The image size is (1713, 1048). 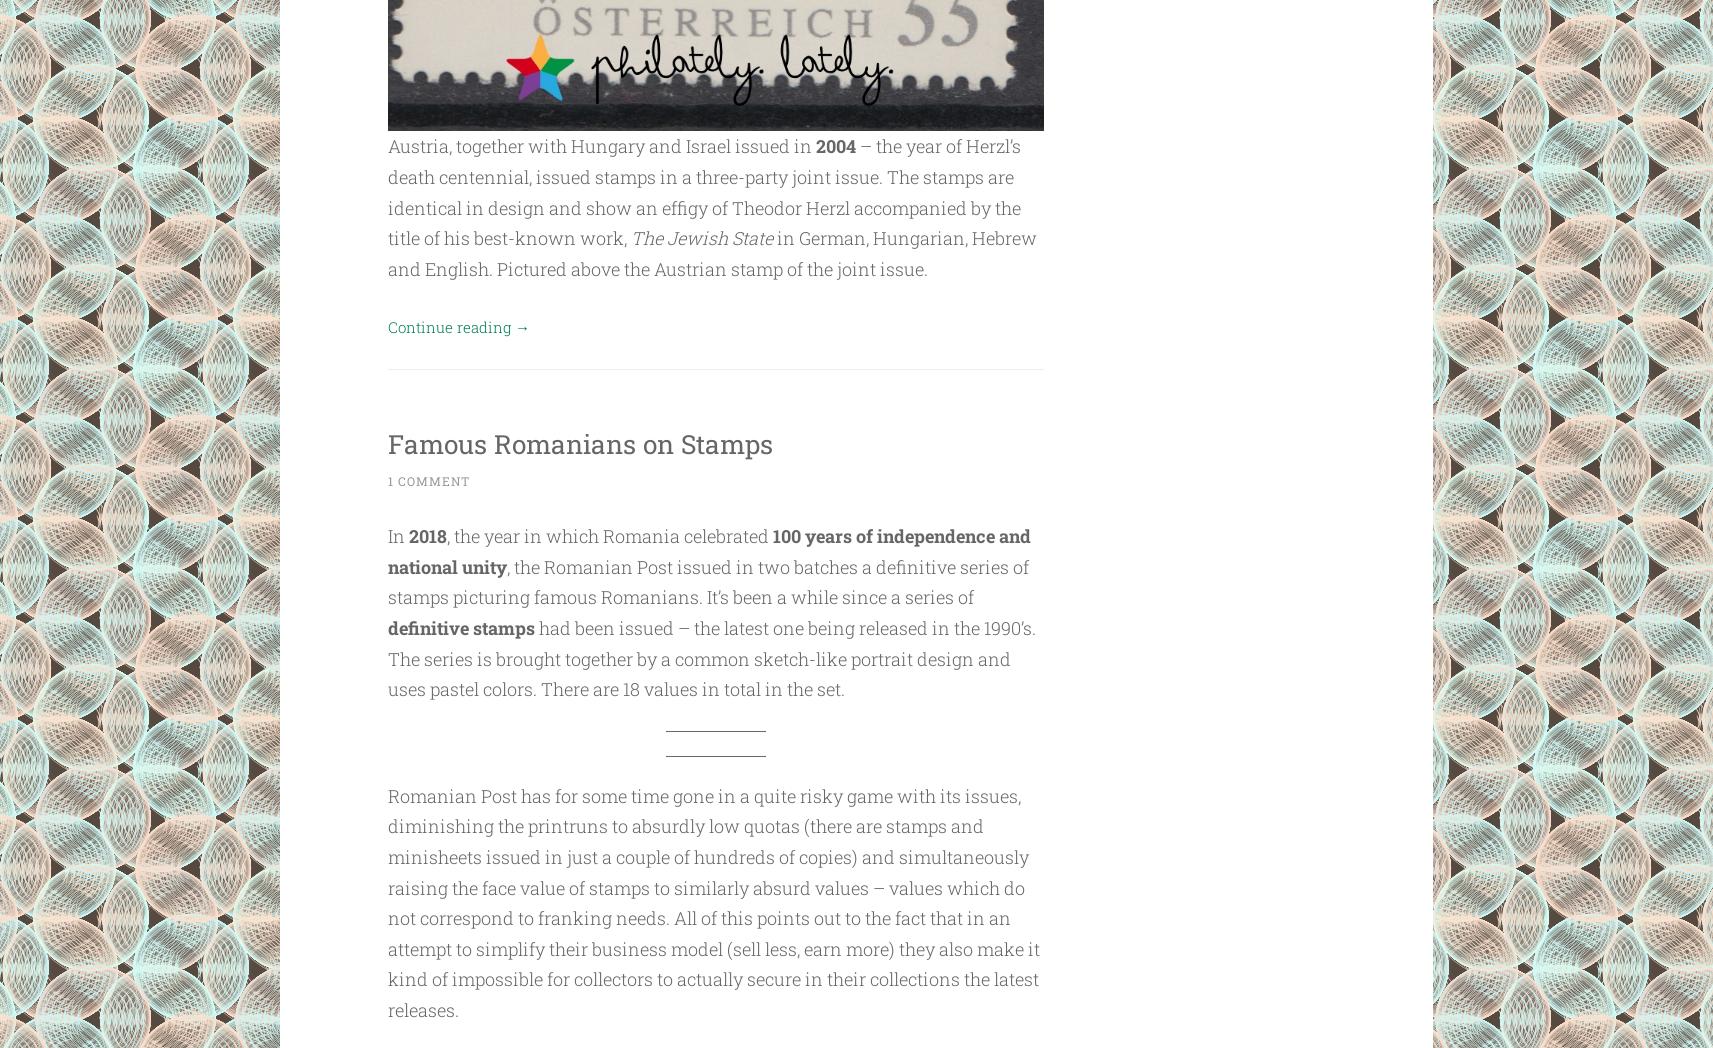 I want to click on '100 years of independence and national unity', so click(x=708, y=550).